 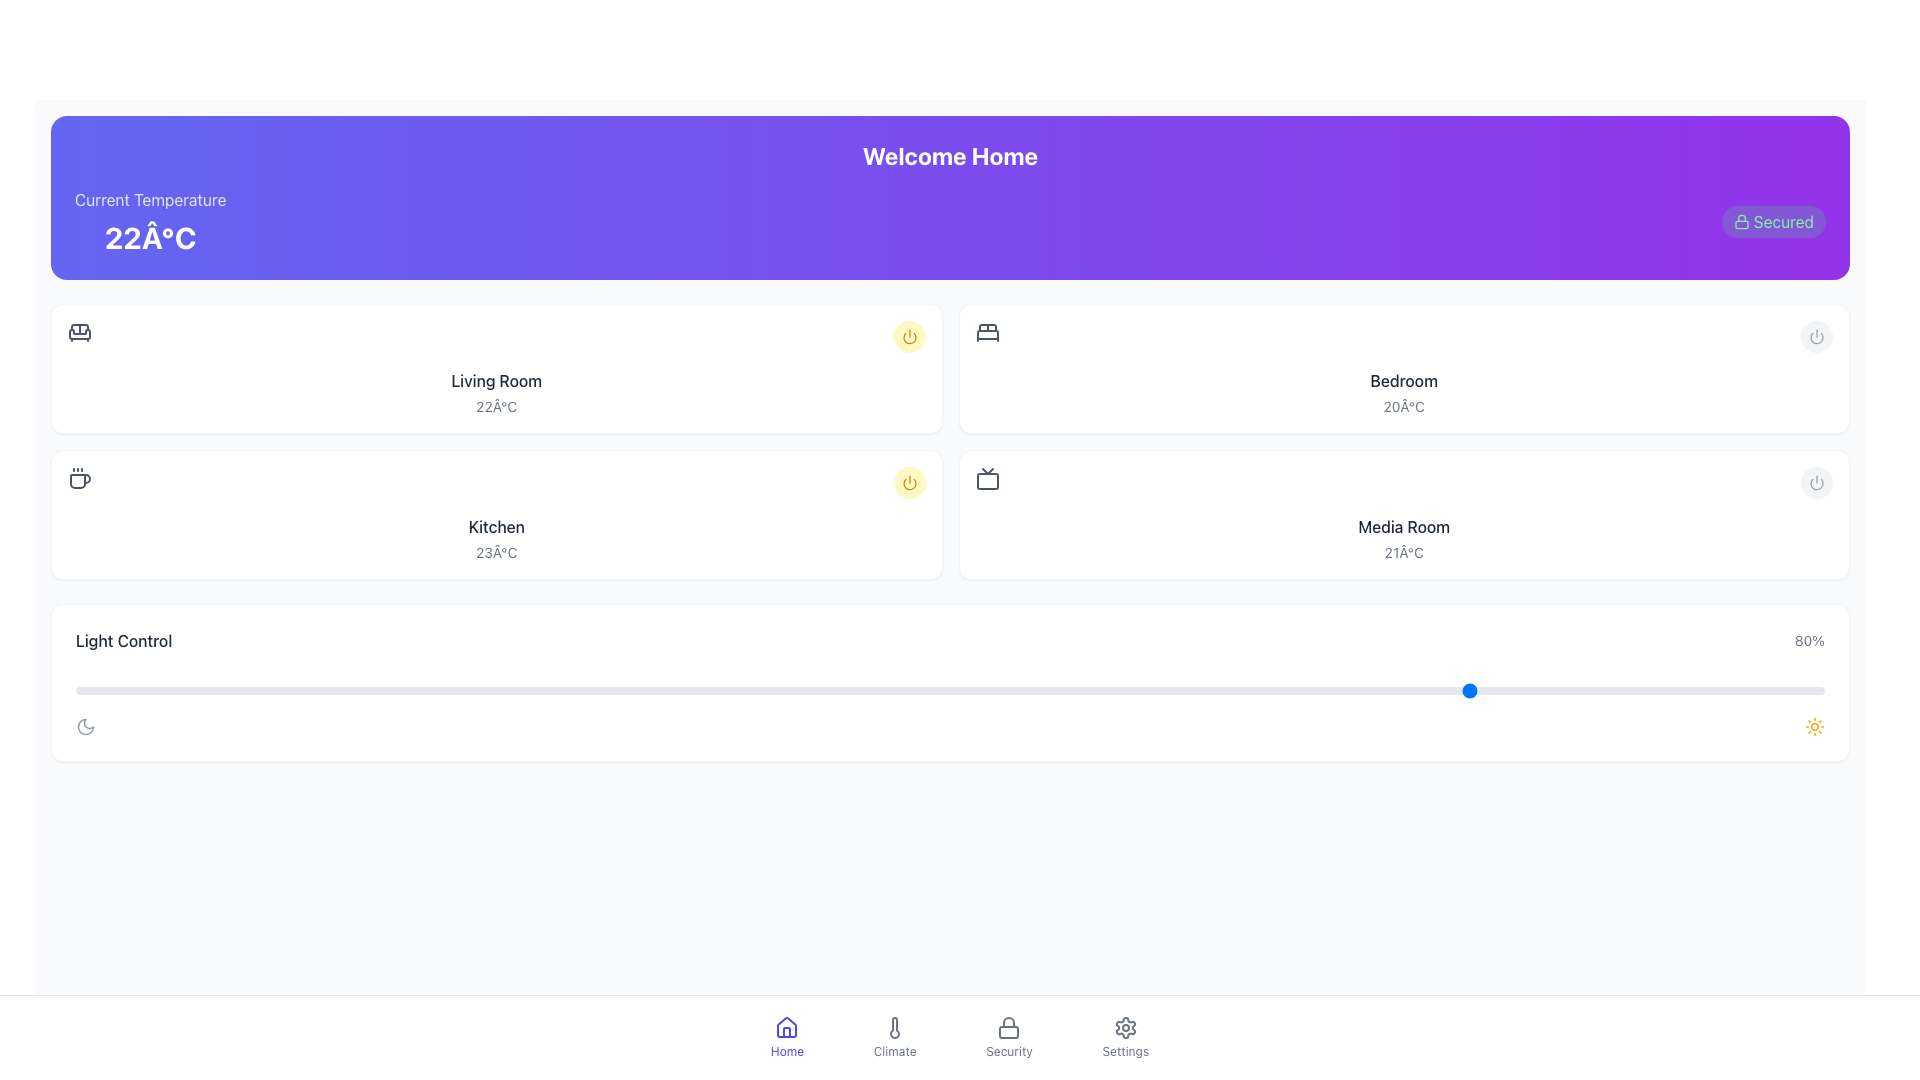 I want to click on the descriptive label for the 'Settings' icon located in the bottom navigation bar beneath the gear icon, so click(x=1125, y=1051).